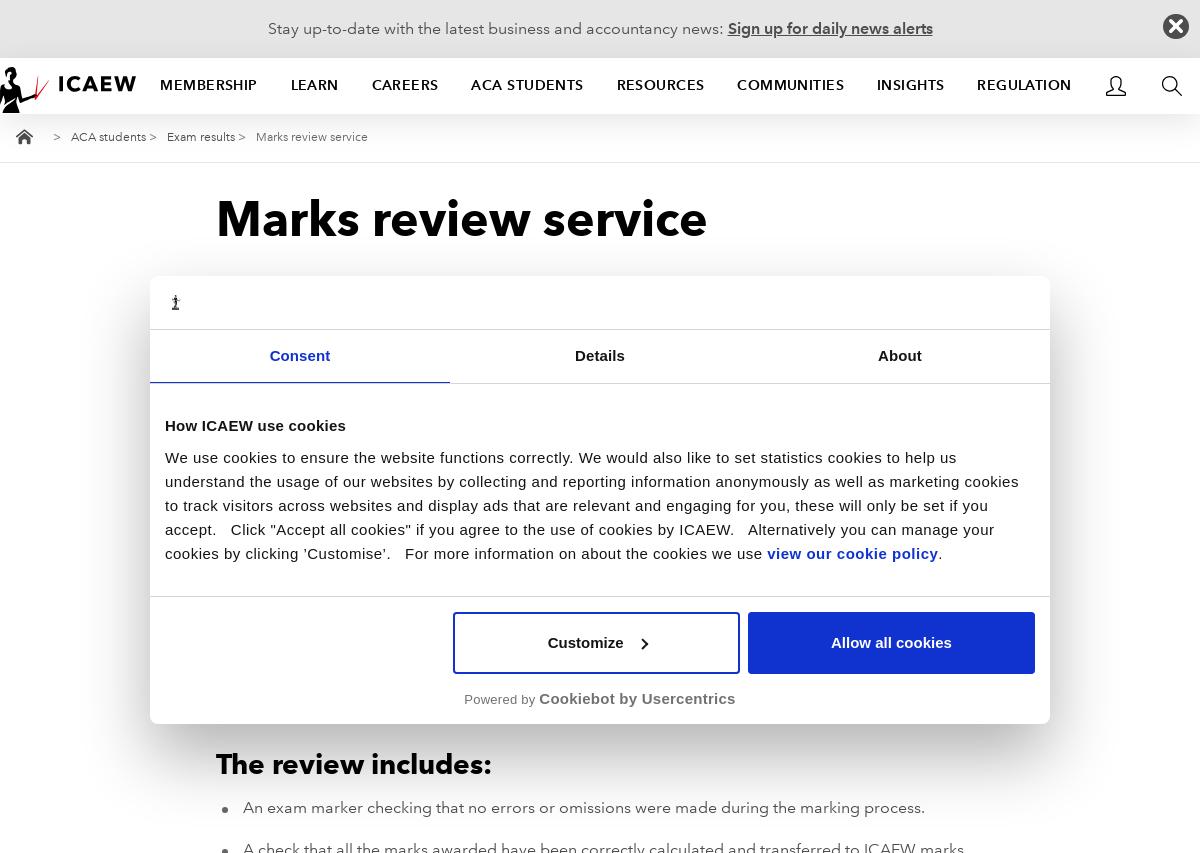 The image size is (1200, 853). I want to click on 'Apply here', so click(714, 524).